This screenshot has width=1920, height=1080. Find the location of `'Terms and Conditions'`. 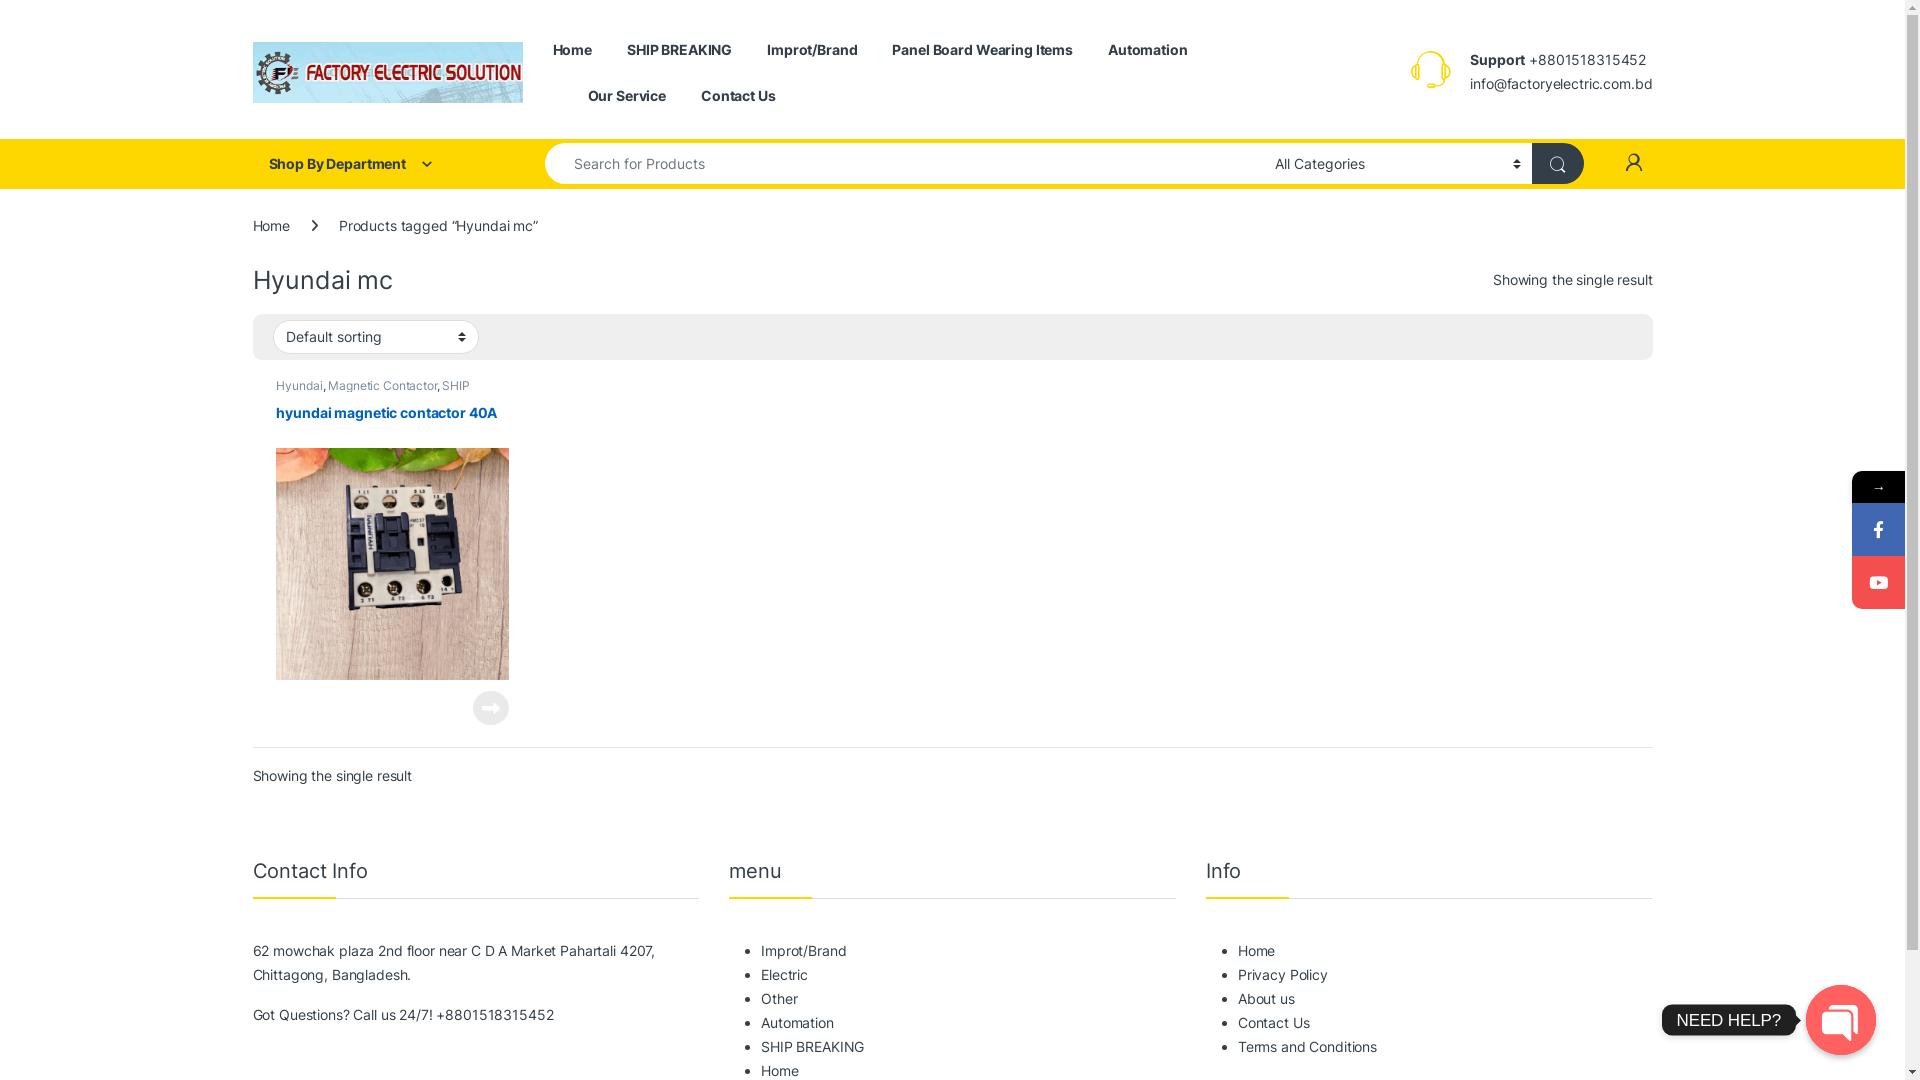

'Terms and Conditions' is located at coordinates (1307, 1045).